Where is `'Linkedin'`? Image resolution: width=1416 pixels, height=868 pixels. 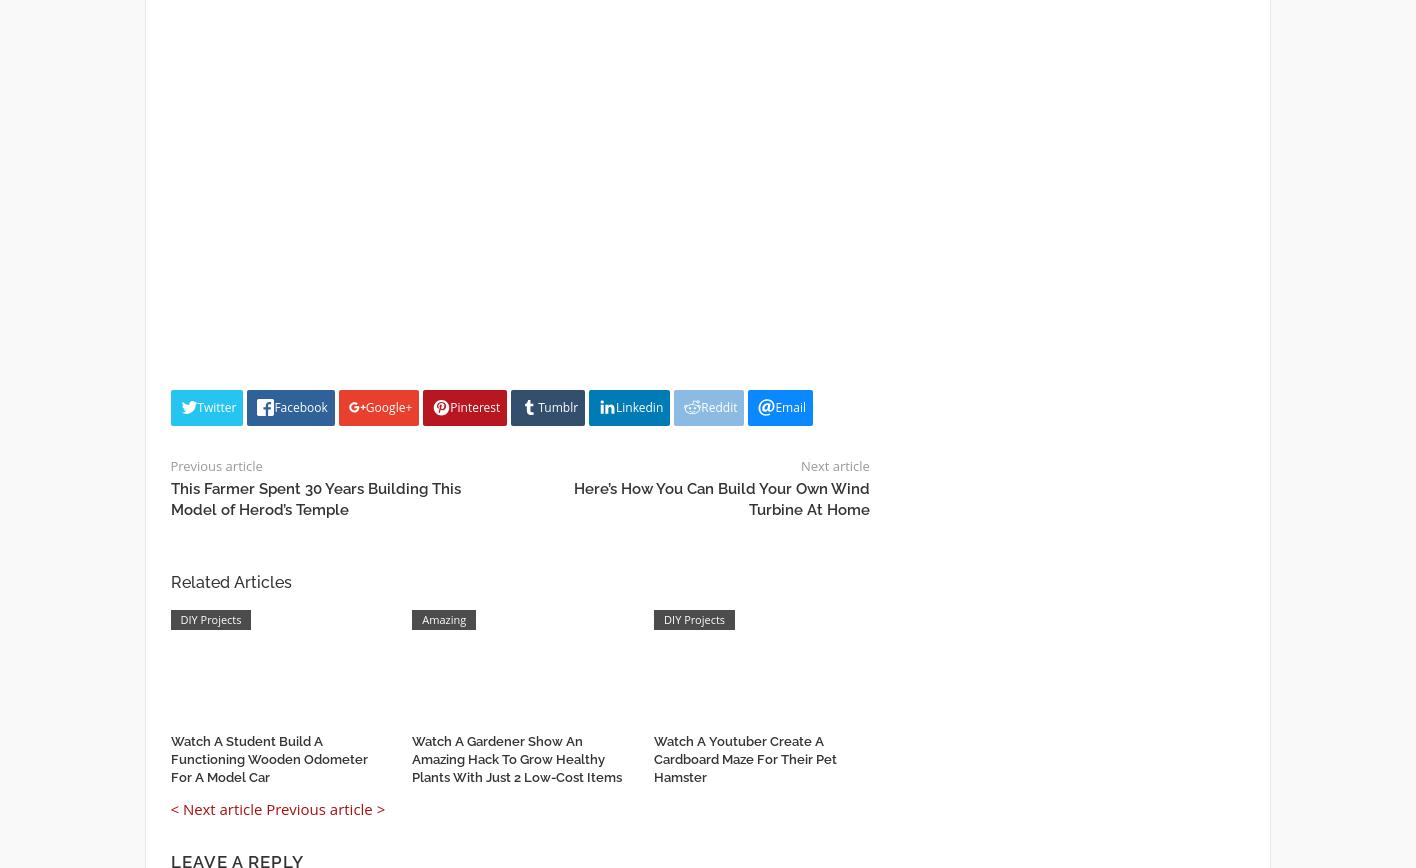
'Linkedin' is located at coordinates (639, 406).